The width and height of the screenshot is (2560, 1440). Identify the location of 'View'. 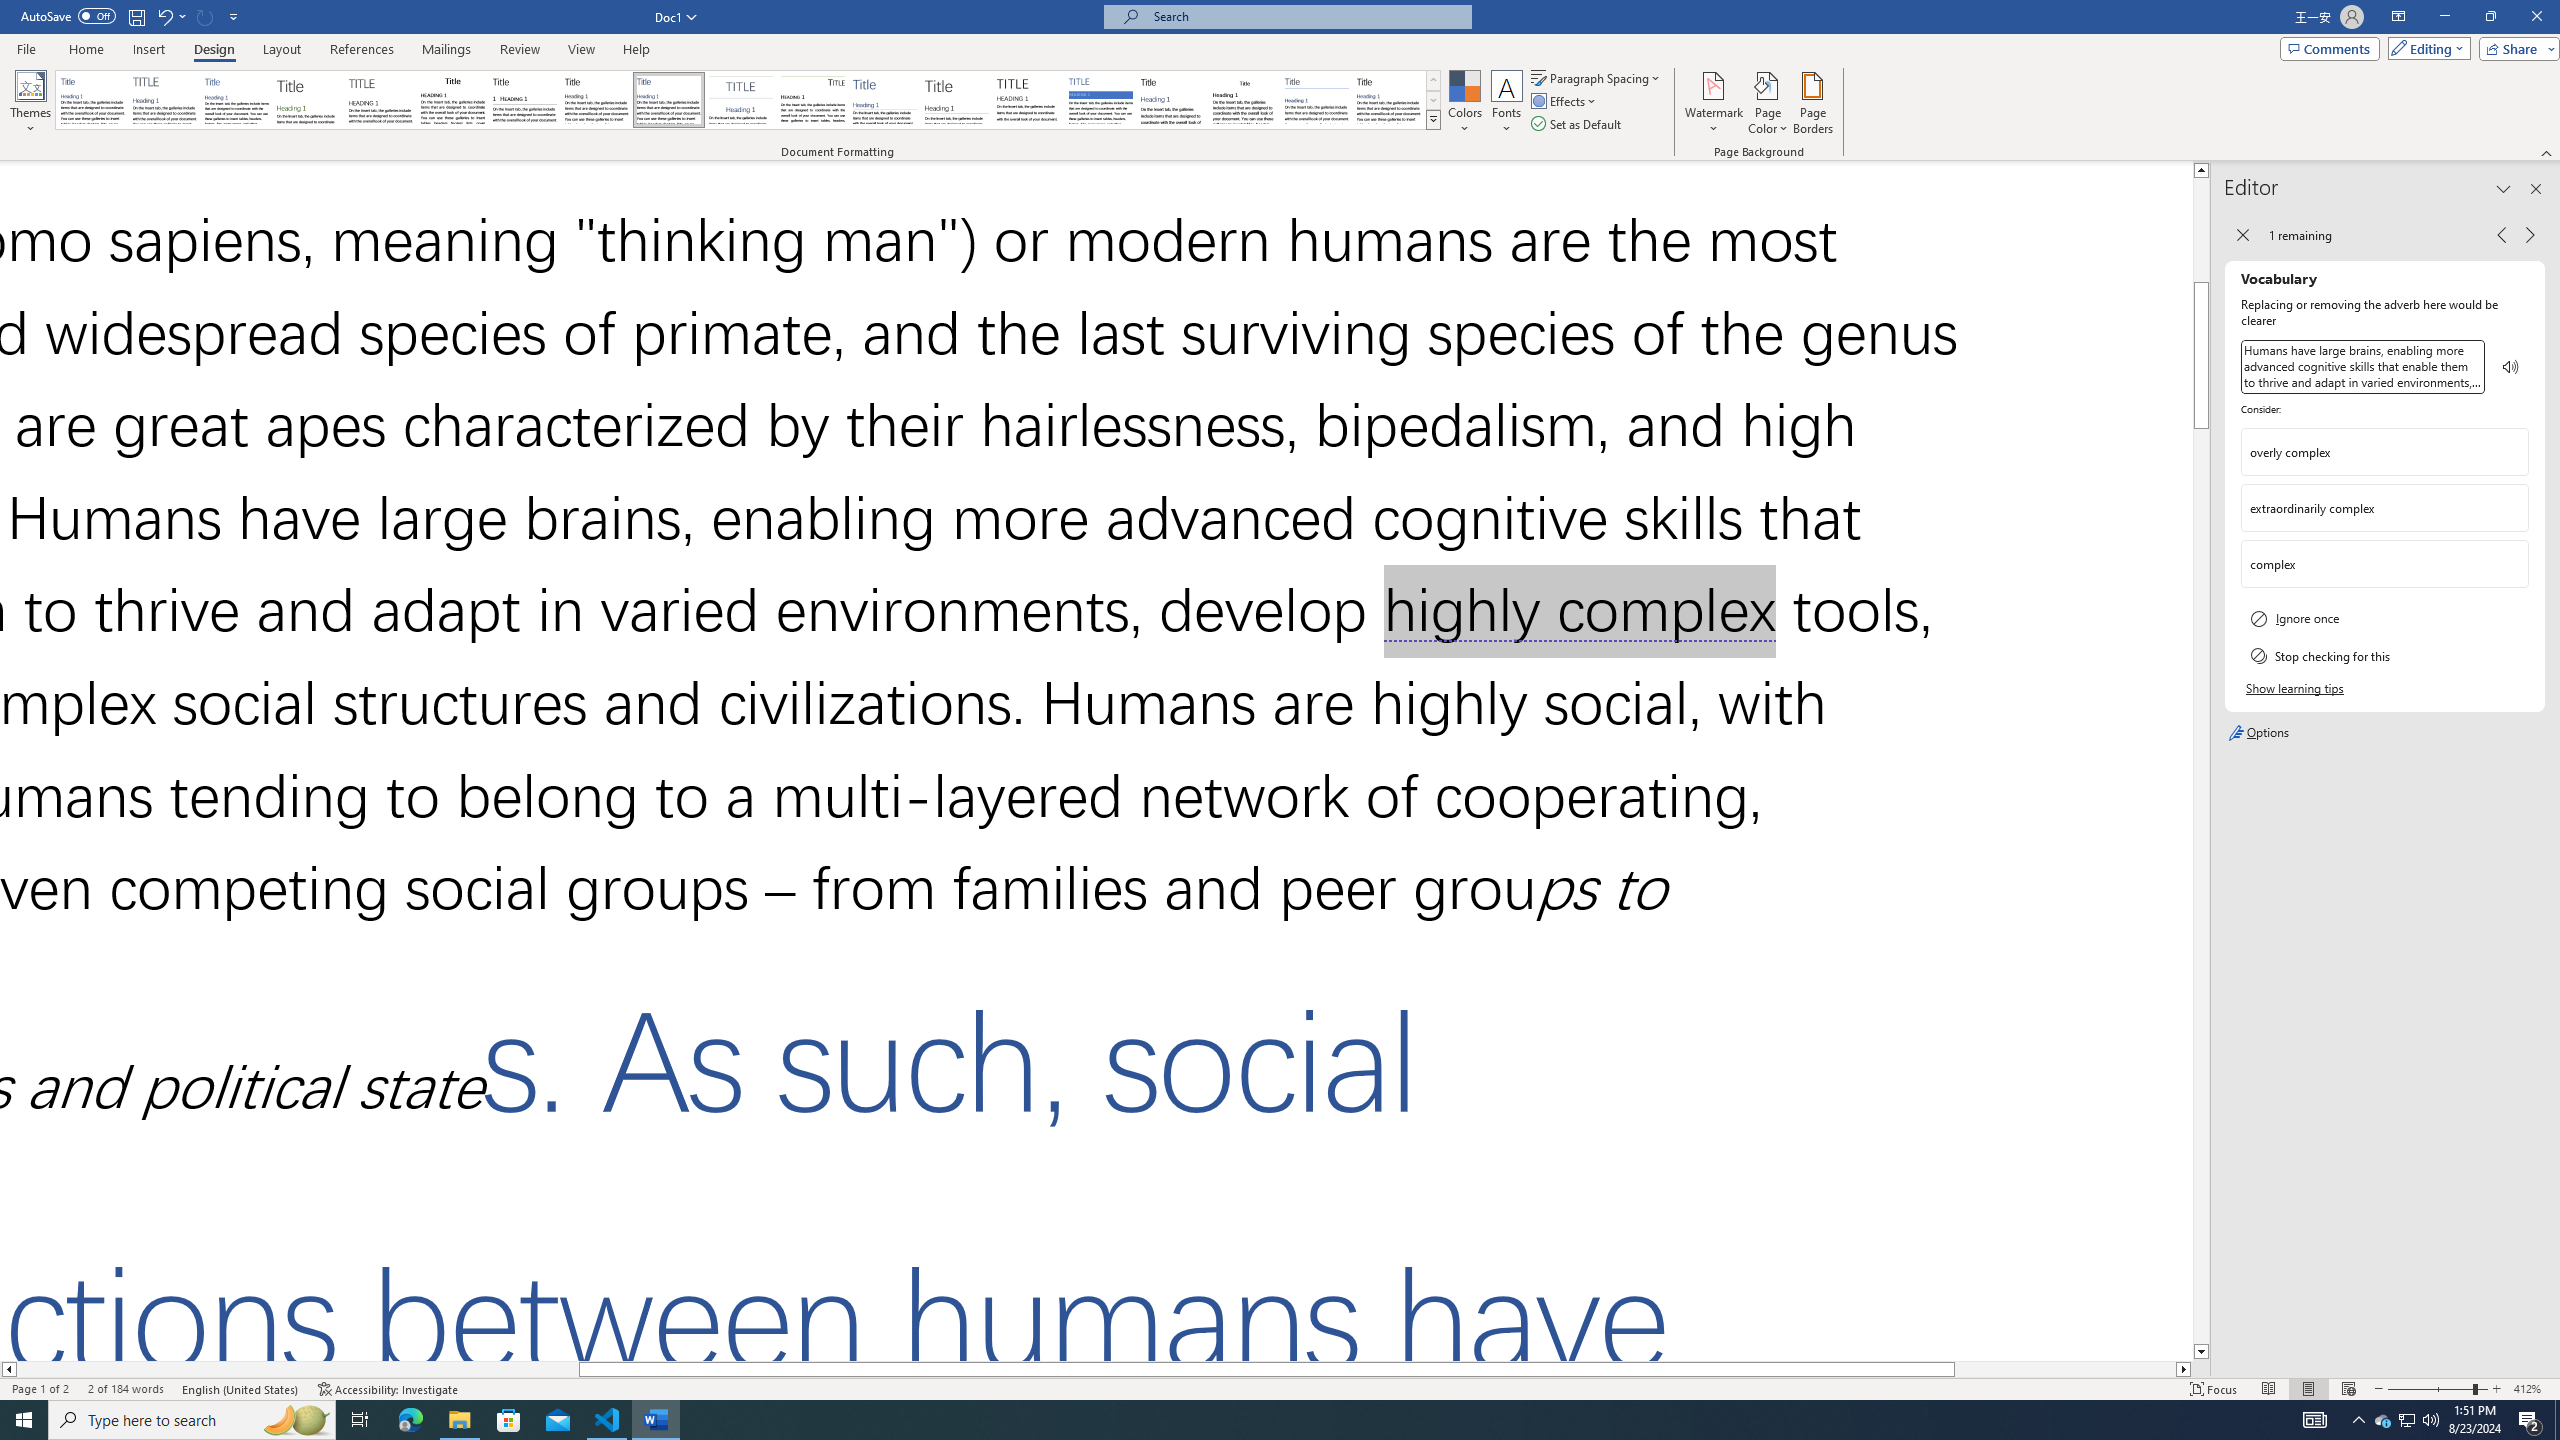
(582, 49).